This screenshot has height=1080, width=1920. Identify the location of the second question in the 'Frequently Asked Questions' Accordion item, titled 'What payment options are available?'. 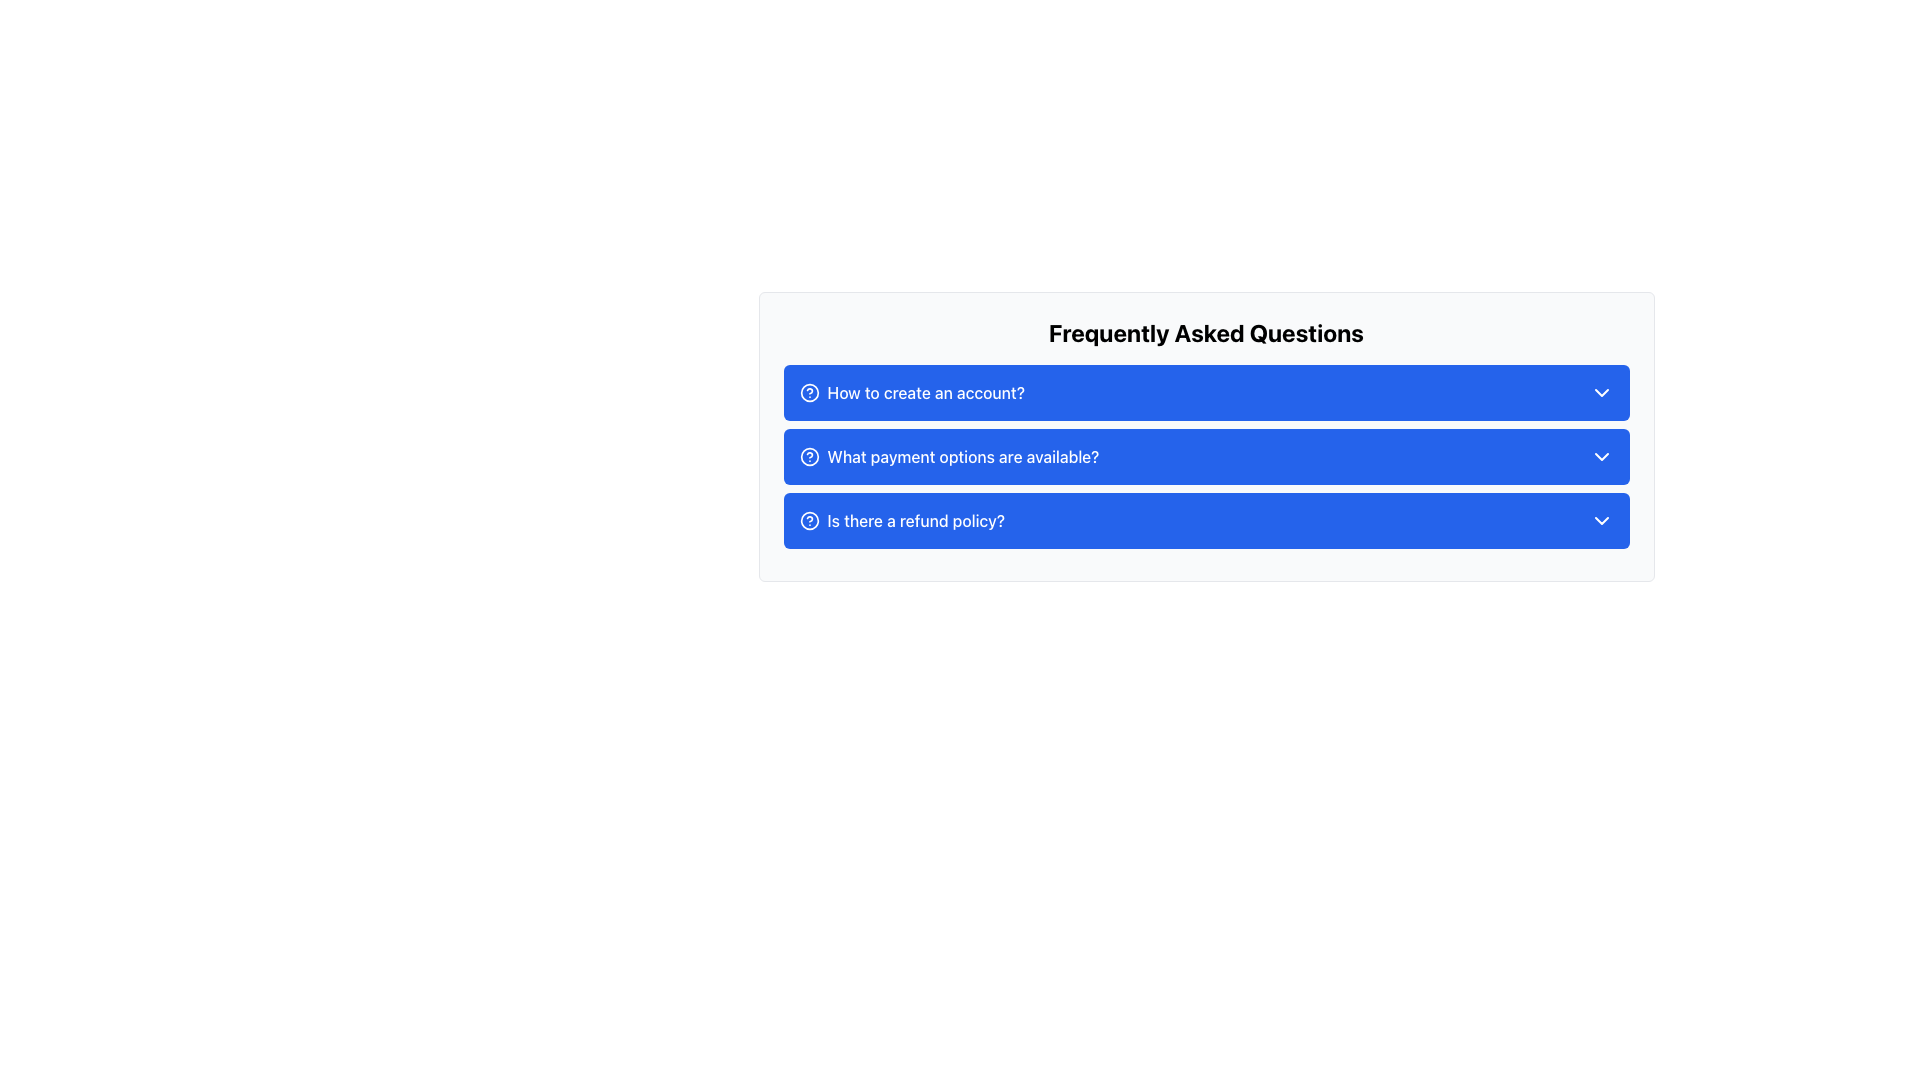
(1205, 435).